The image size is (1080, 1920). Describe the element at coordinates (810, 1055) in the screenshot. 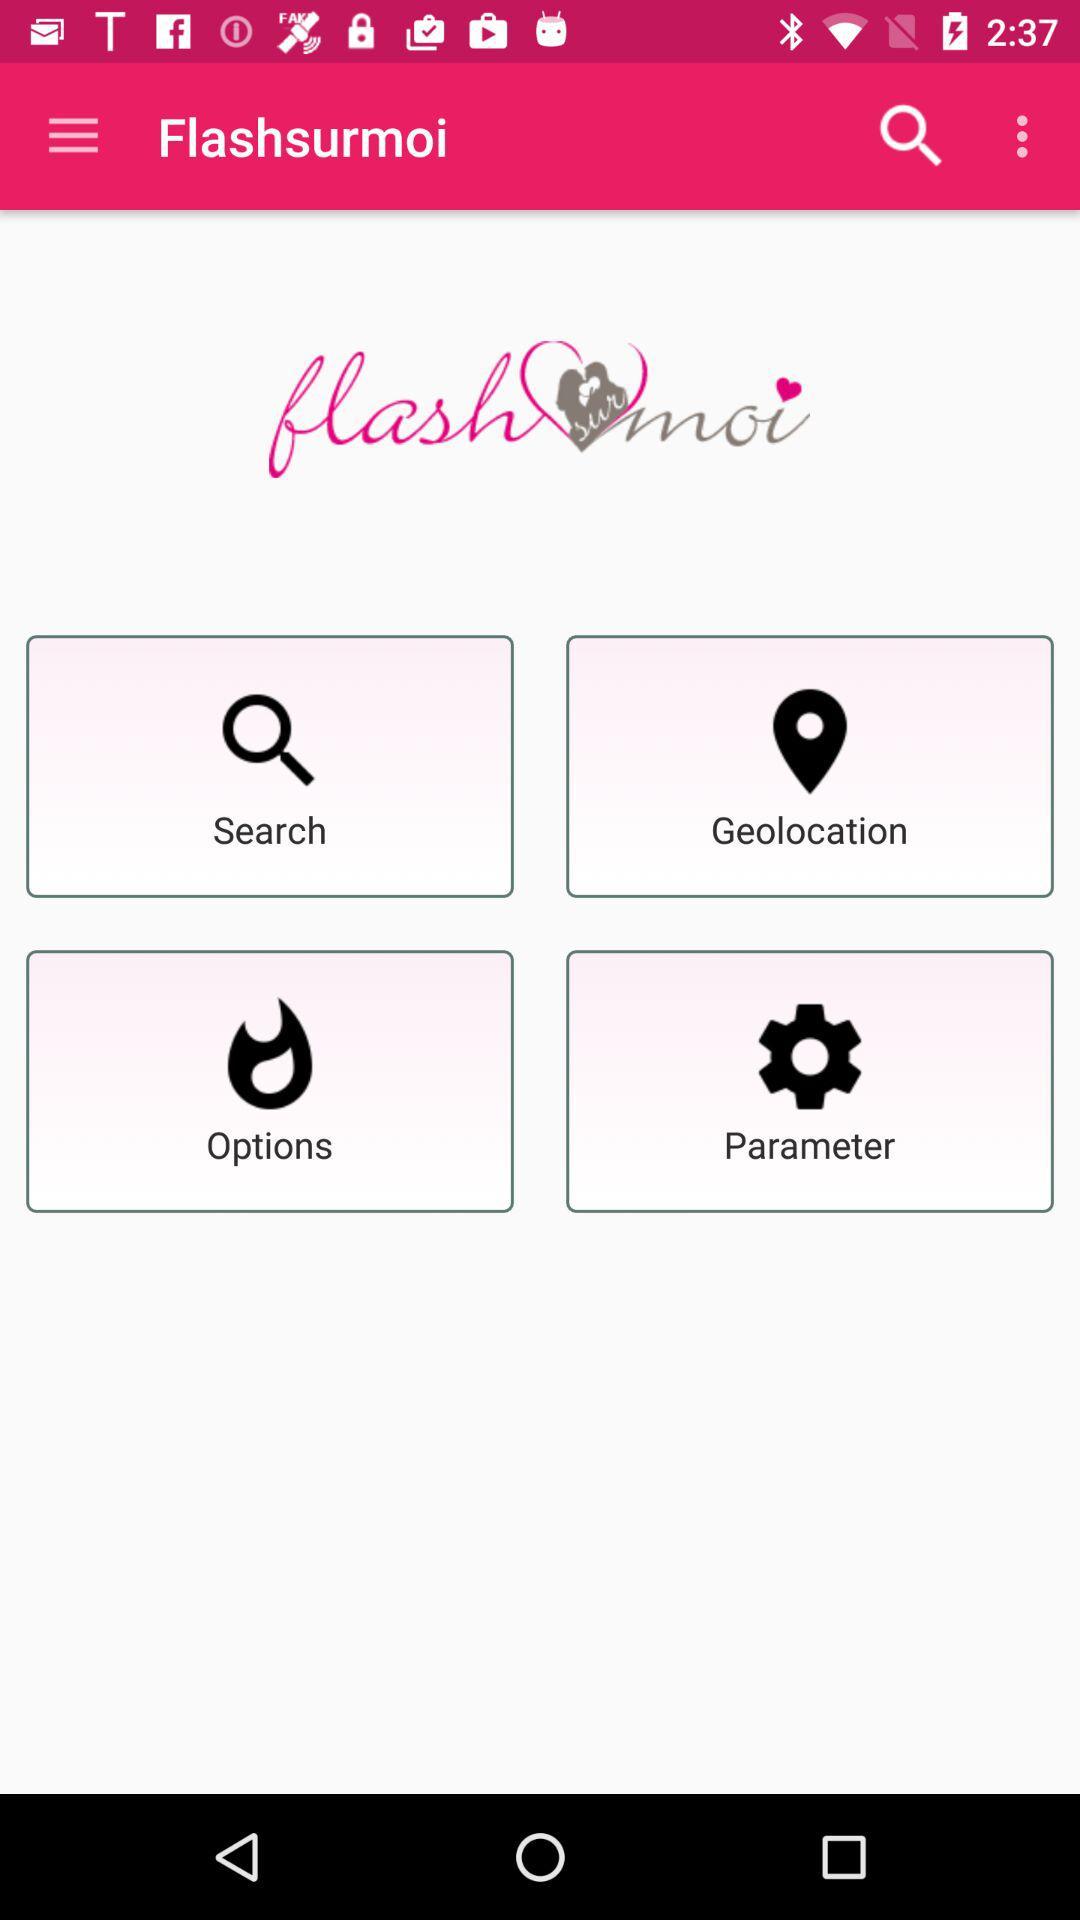

I see `search criteria` at that location.